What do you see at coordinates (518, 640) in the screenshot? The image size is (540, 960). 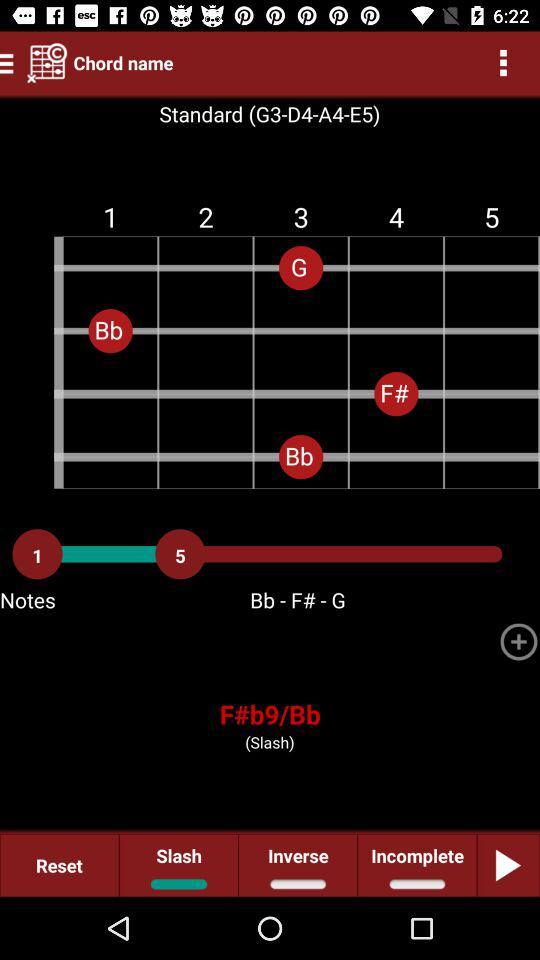 I see `the add icon` at bounding box center [518, 640].